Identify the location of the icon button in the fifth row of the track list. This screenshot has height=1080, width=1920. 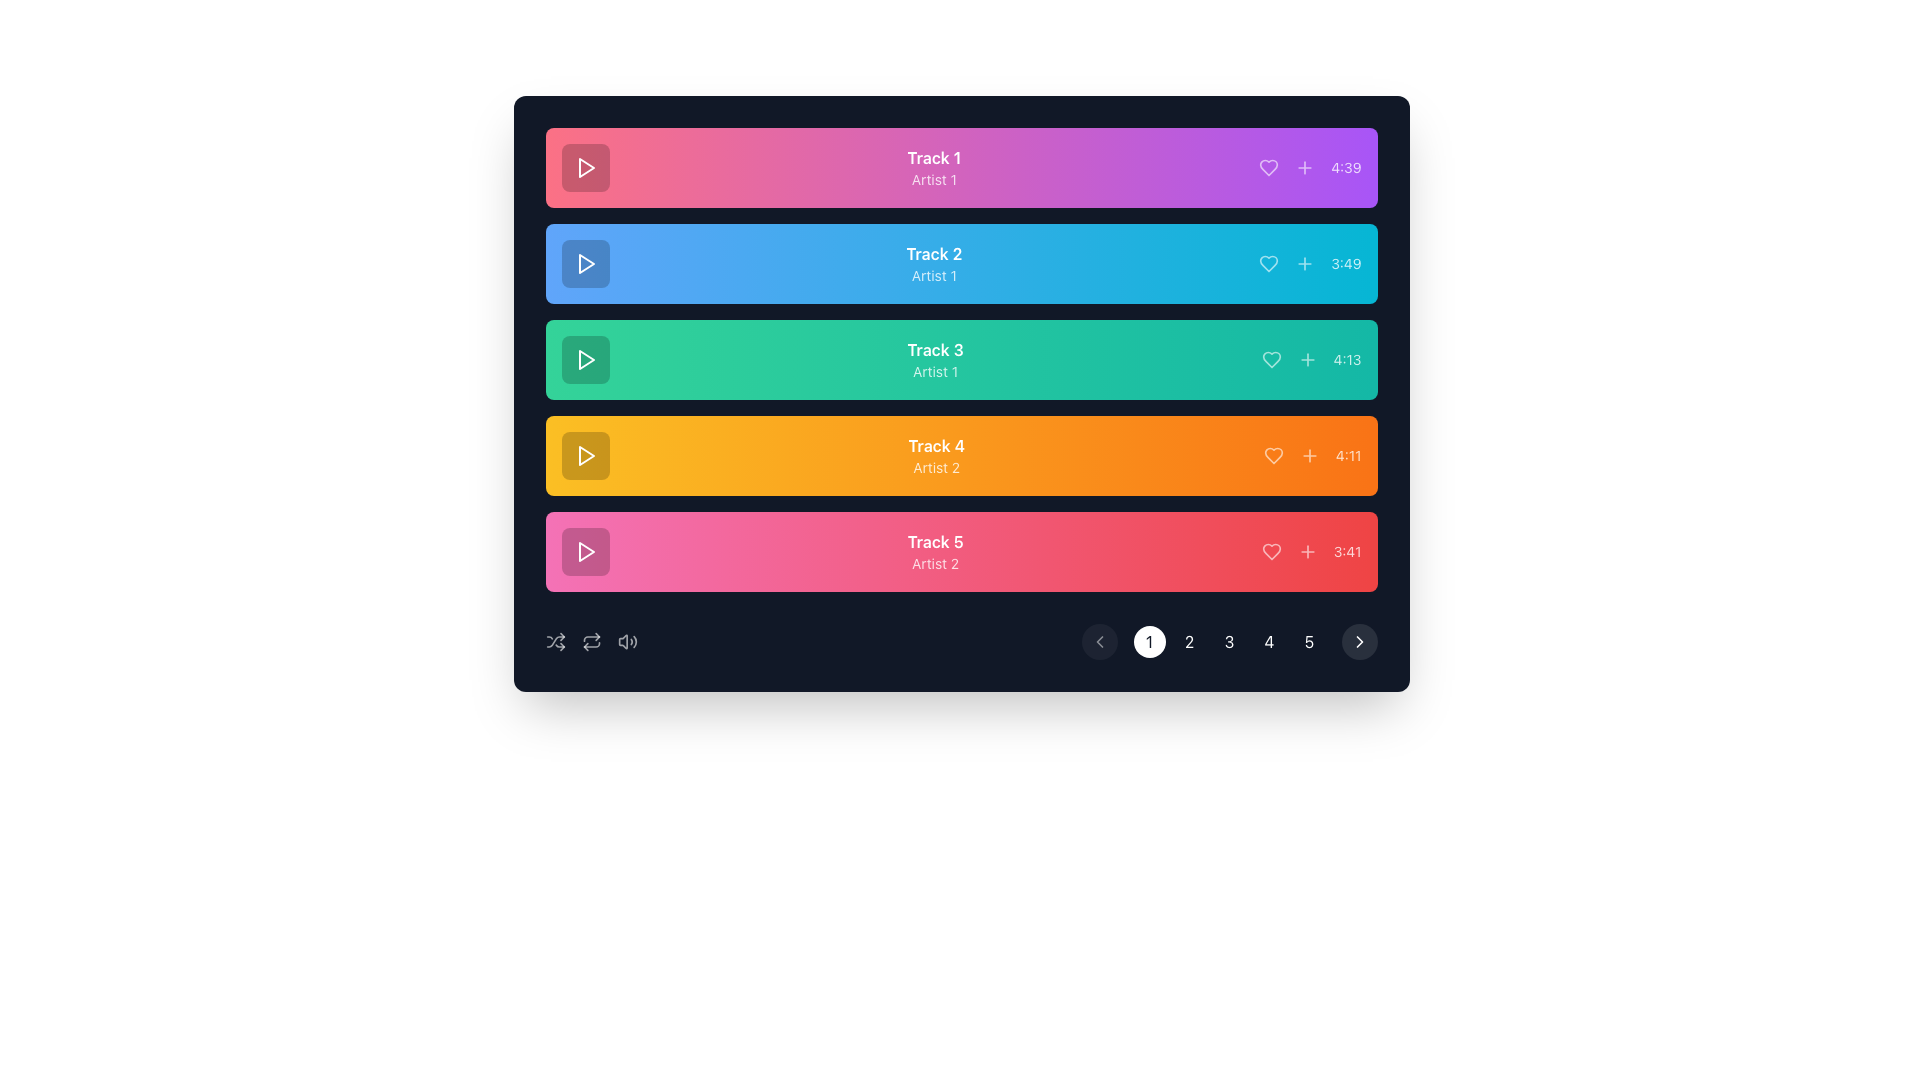
(1270, 551).